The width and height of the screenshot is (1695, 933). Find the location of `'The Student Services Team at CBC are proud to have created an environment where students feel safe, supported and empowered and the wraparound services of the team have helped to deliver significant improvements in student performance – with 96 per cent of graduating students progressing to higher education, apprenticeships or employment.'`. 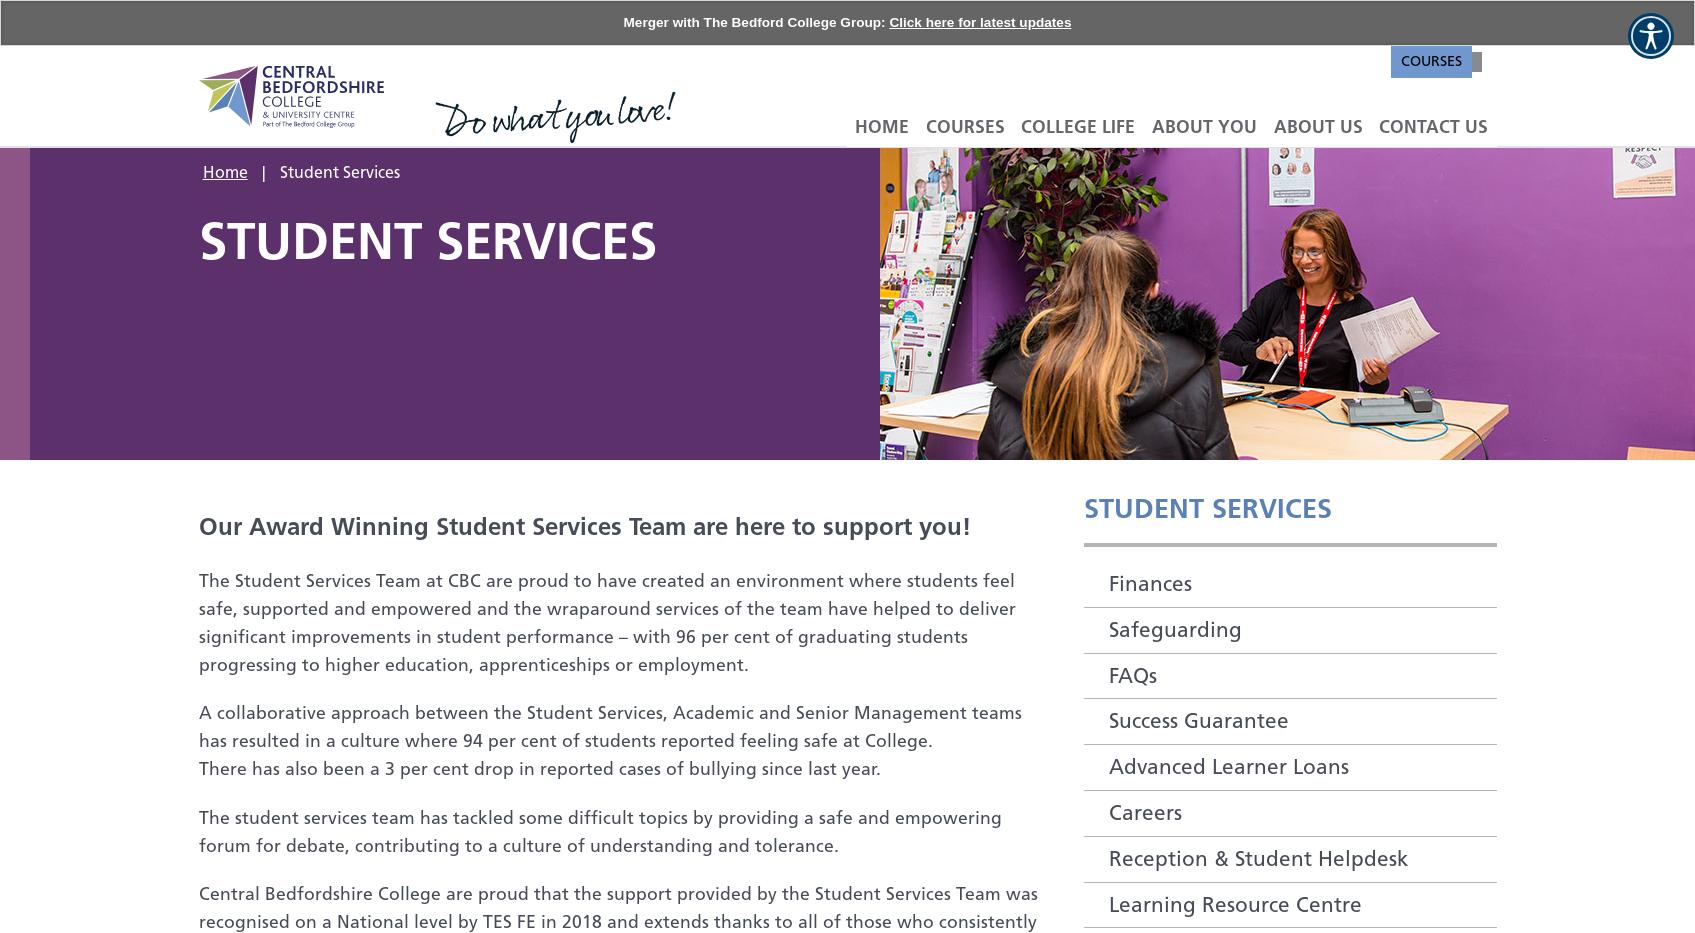

'The Student Services Team at CBC are proud to have created an environment where students feel safe, supported and empowered and the wraparound services of the team have helped to deliver significant improvements in student performance – with 96 per cent of graduating students progressing to higher education, apprenticeships or employment.' is located at coordinates (605, 621).